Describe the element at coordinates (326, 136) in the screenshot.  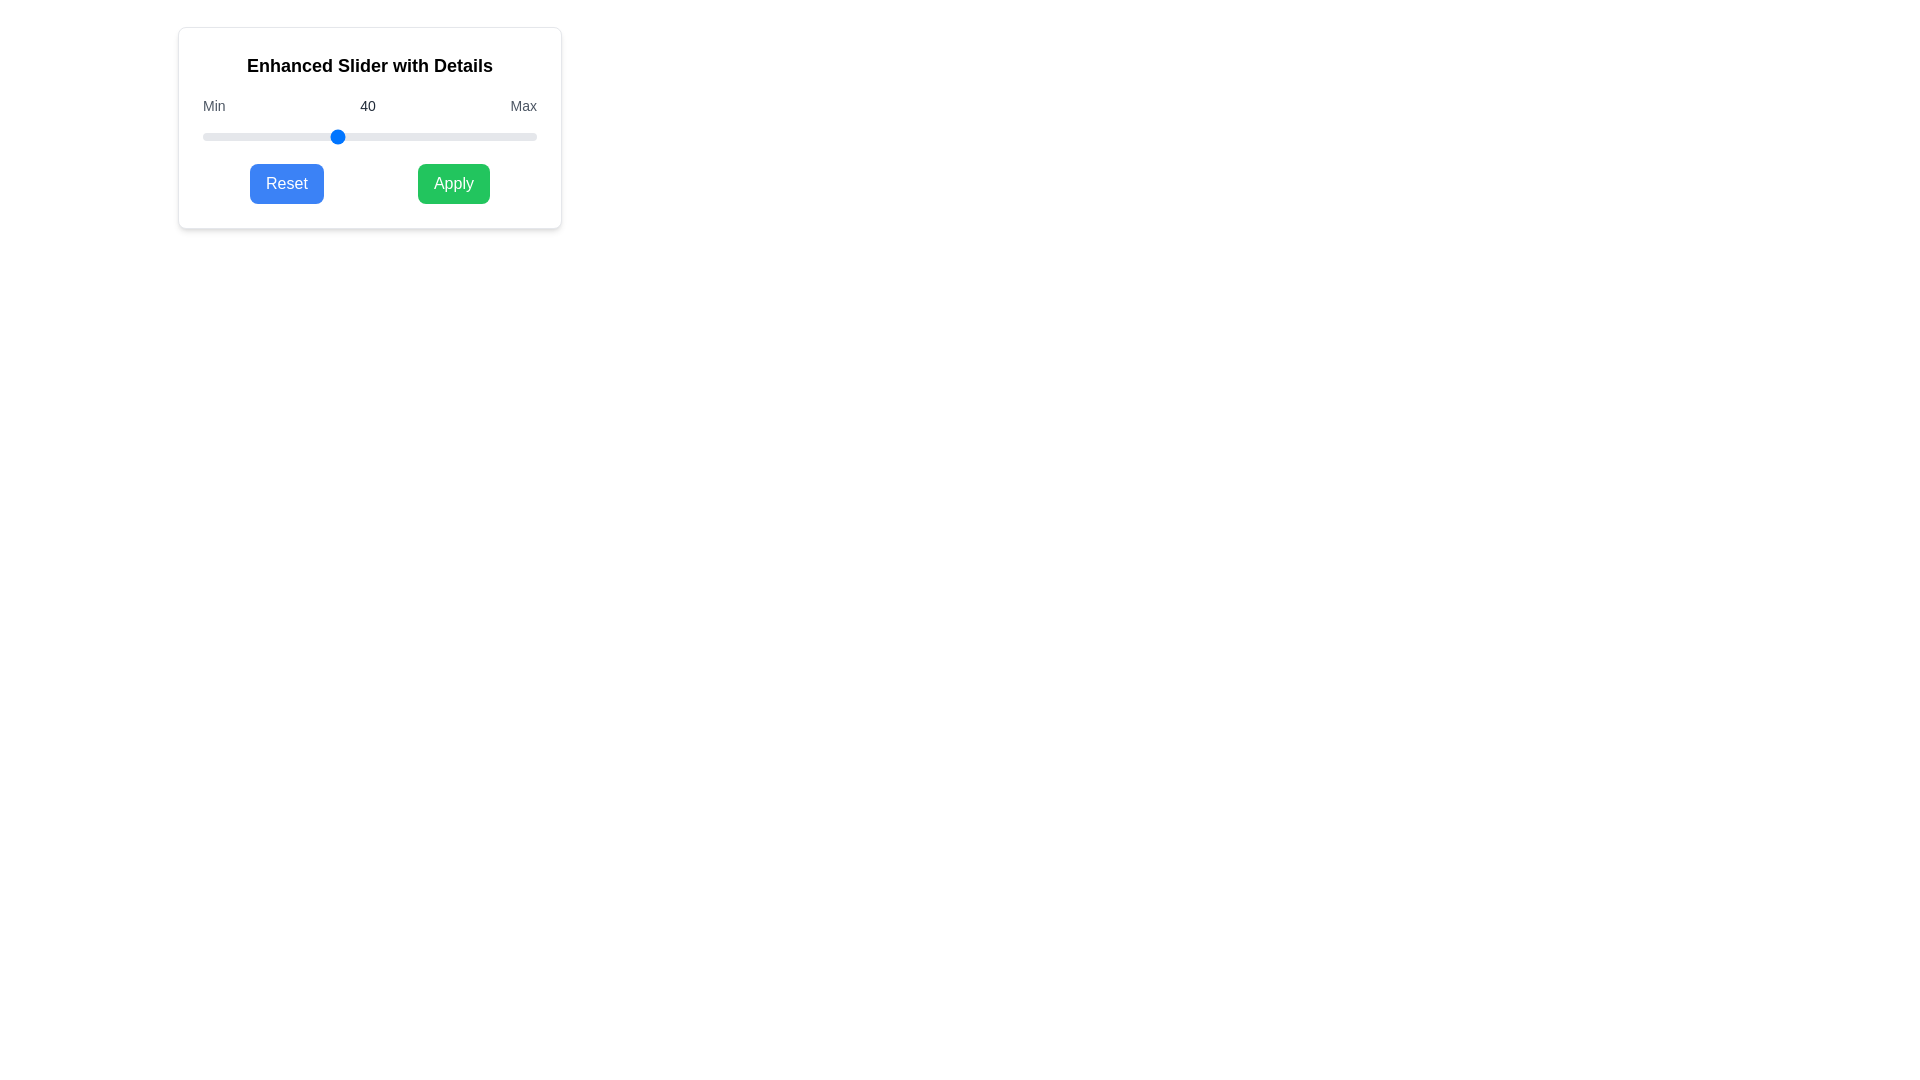
I see `the slider` at that location.